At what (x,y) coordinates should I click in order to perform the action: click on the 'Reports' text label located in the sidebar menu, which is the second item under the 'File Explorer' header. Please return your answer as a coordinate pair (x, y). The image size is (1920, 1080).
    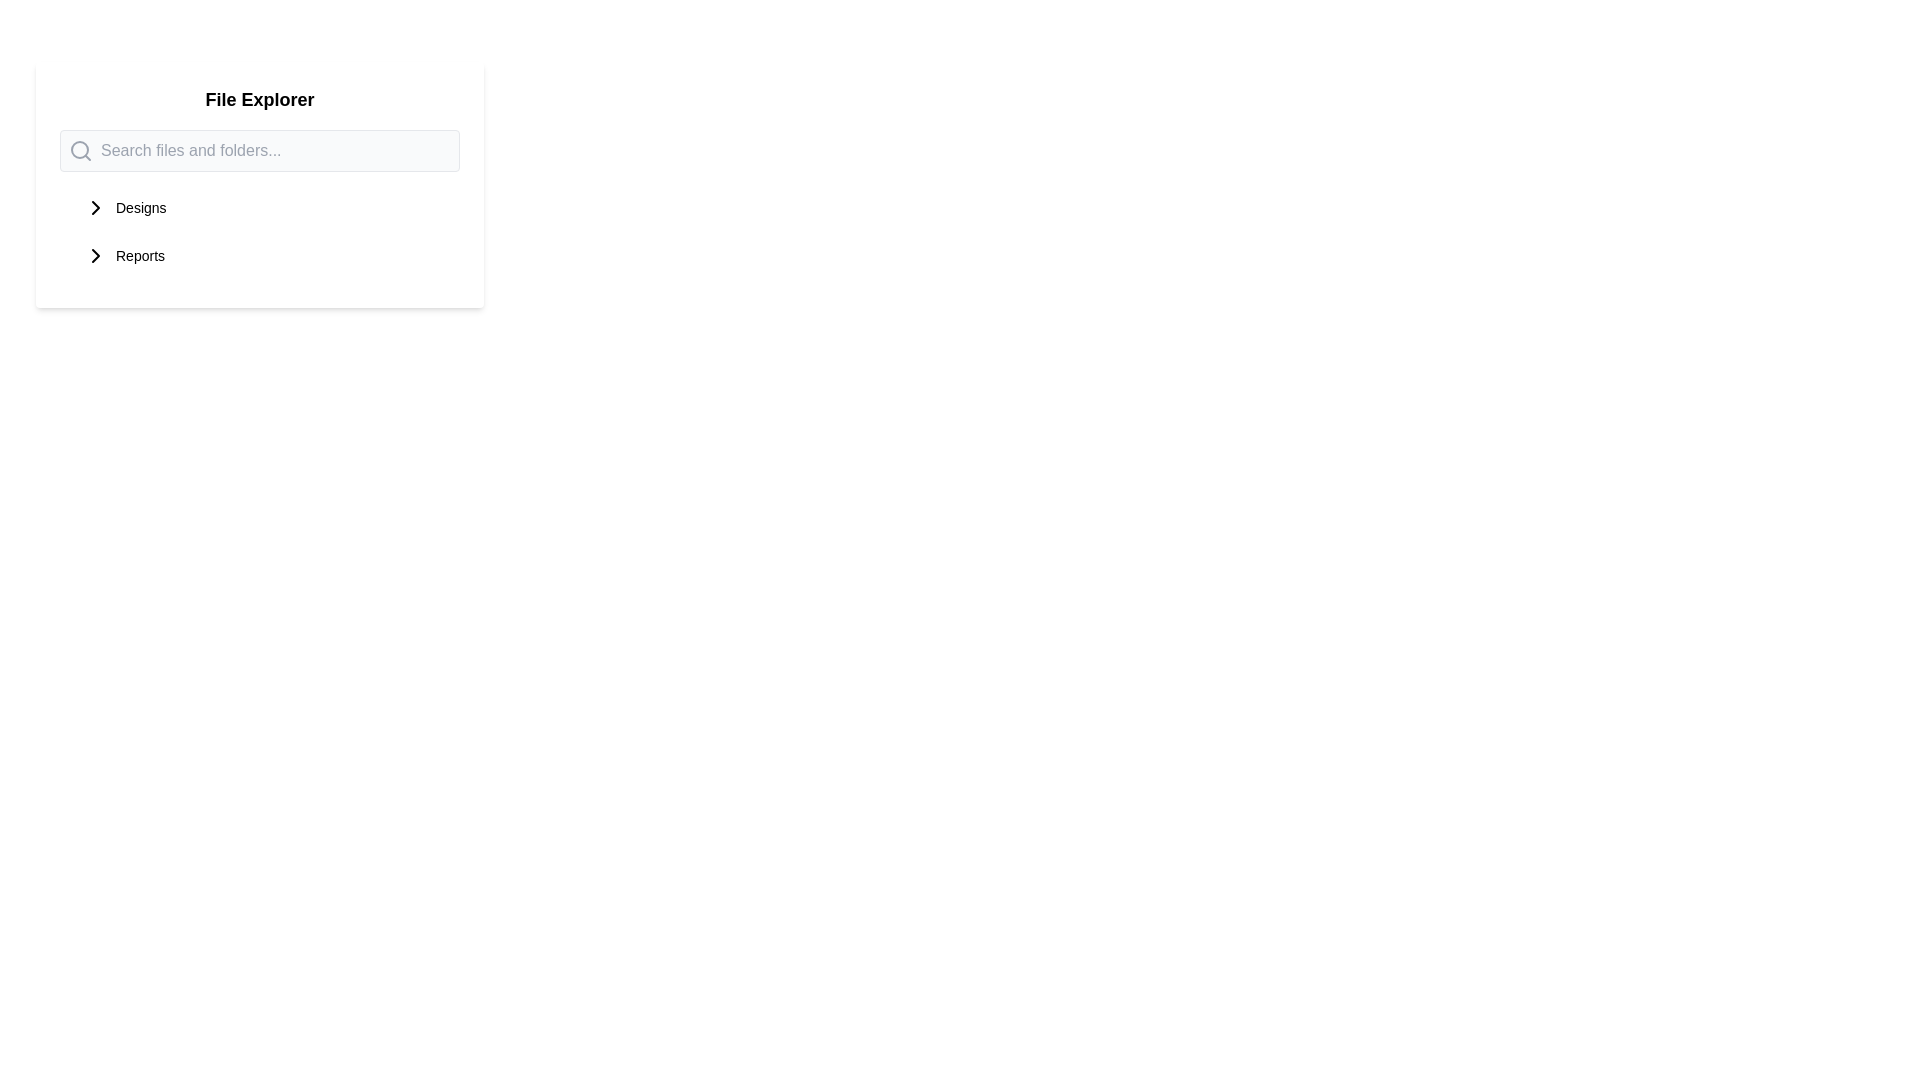
    Looking at the image, I should click on (139, 254).